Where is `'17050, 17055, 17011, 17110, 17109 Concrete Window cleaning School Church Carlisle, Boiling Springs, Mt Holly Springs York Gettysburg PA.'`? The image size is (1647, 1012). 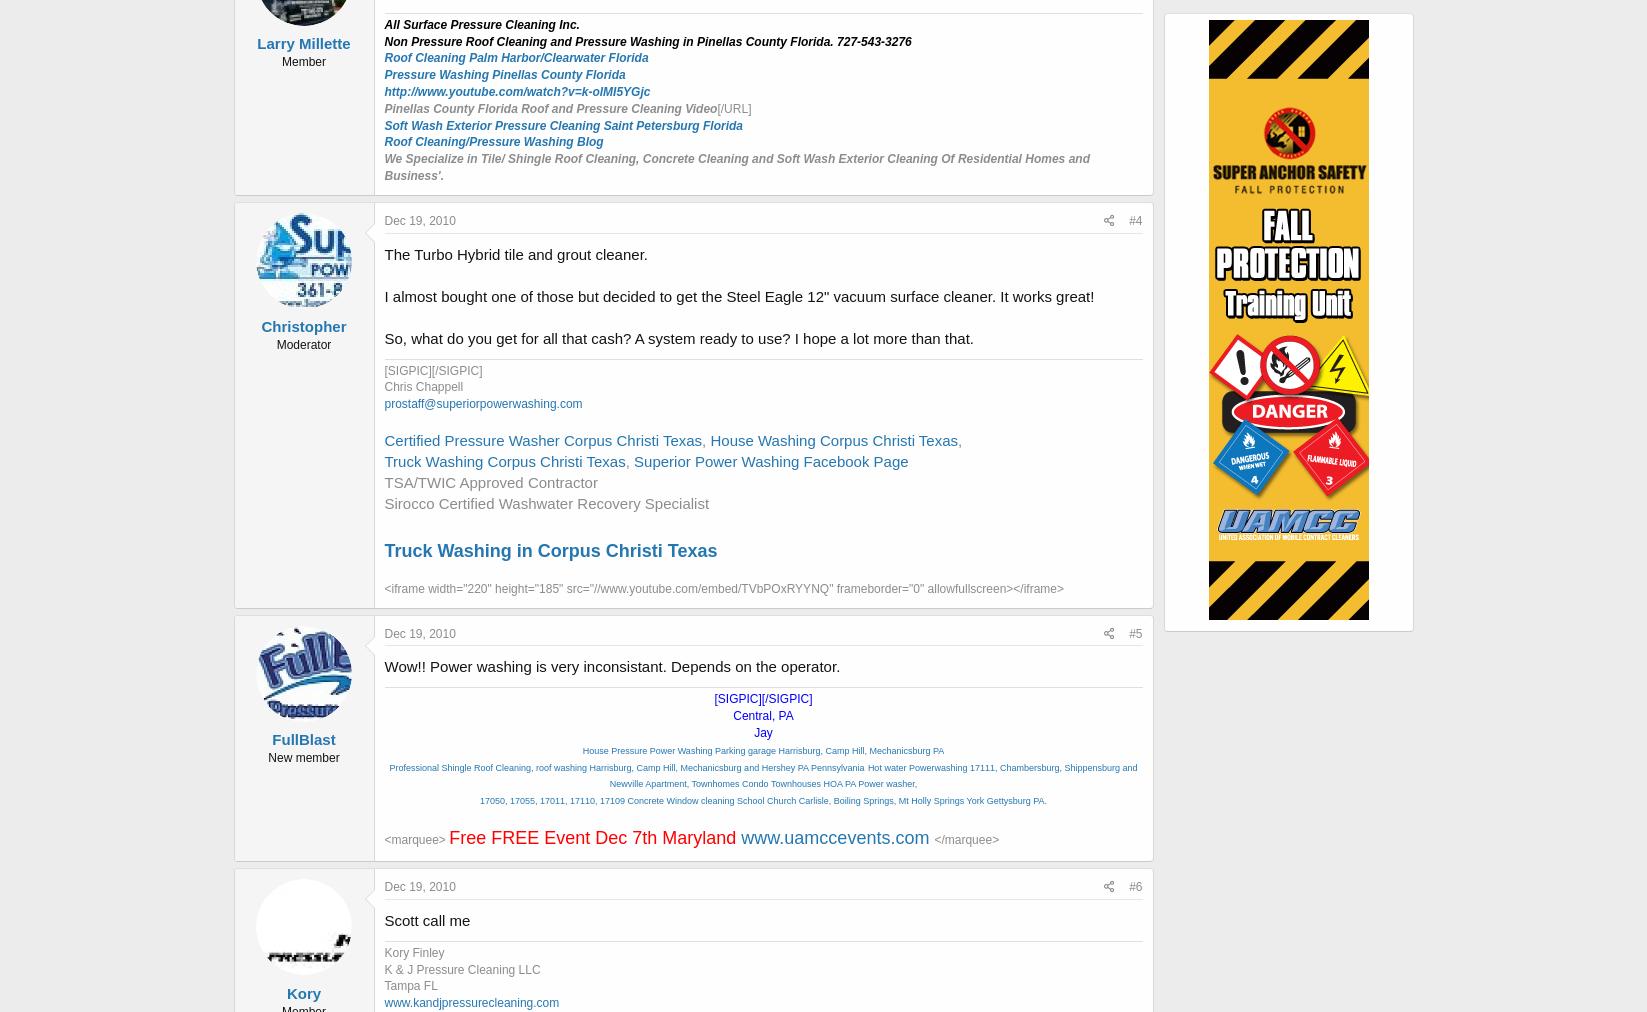
'17050, 17055, 17011, 17110, 17109 Concrete Window cleaning School Church Carlisle, Boiling Springs, Mt Holly Springs York Gettysburg PA.' is located at coordinates (763, 799).